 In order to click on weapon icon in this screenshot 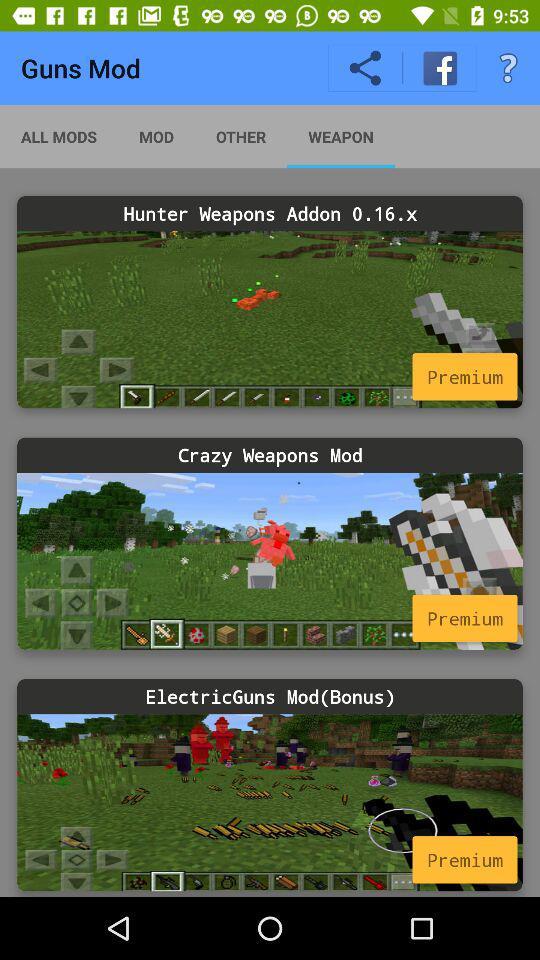, I will do `click(340, 135)`.